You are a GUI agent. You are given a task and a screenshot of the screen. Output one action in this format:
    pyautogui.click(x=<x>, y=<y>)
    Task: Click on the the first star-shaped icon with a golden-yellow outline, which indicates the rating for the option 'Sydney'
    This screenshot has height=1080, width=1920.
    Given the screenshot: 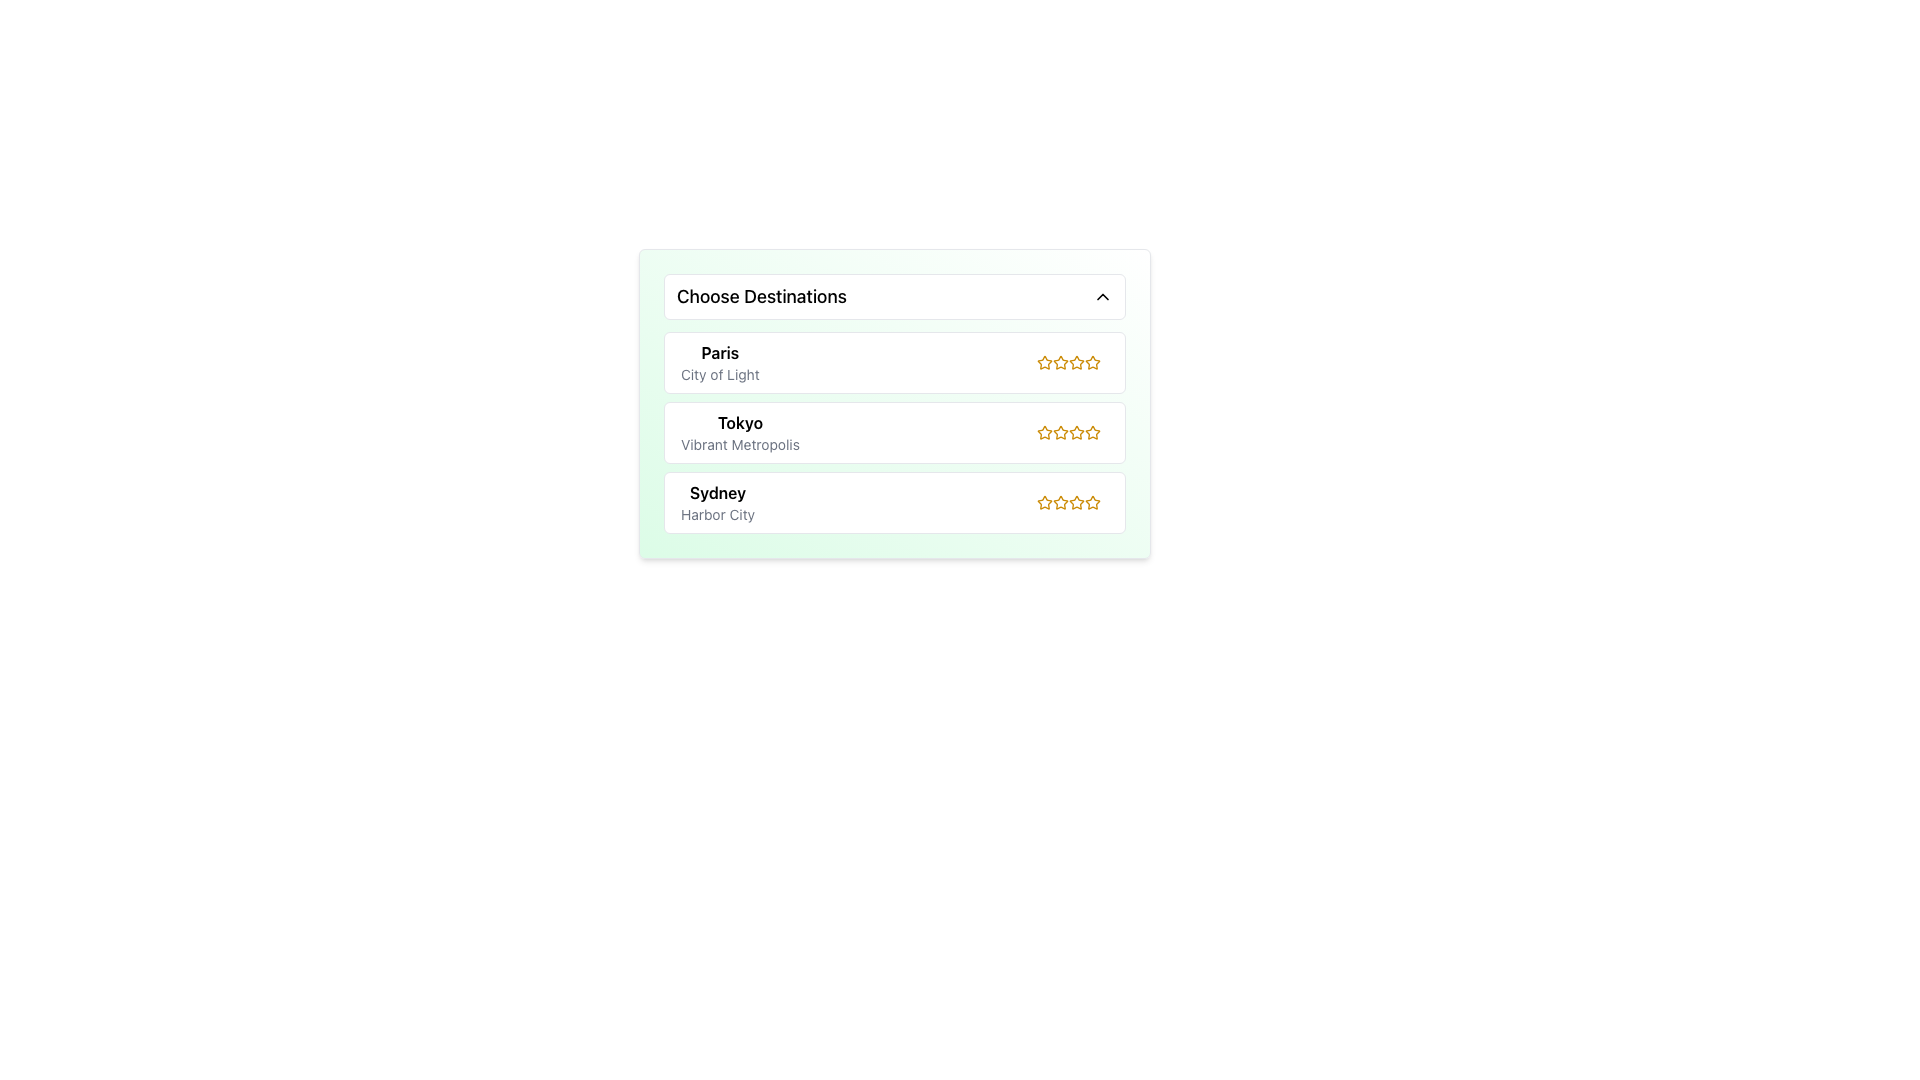 What is the action you would take?
    pyautogui.click(x=1044, y=501)
    